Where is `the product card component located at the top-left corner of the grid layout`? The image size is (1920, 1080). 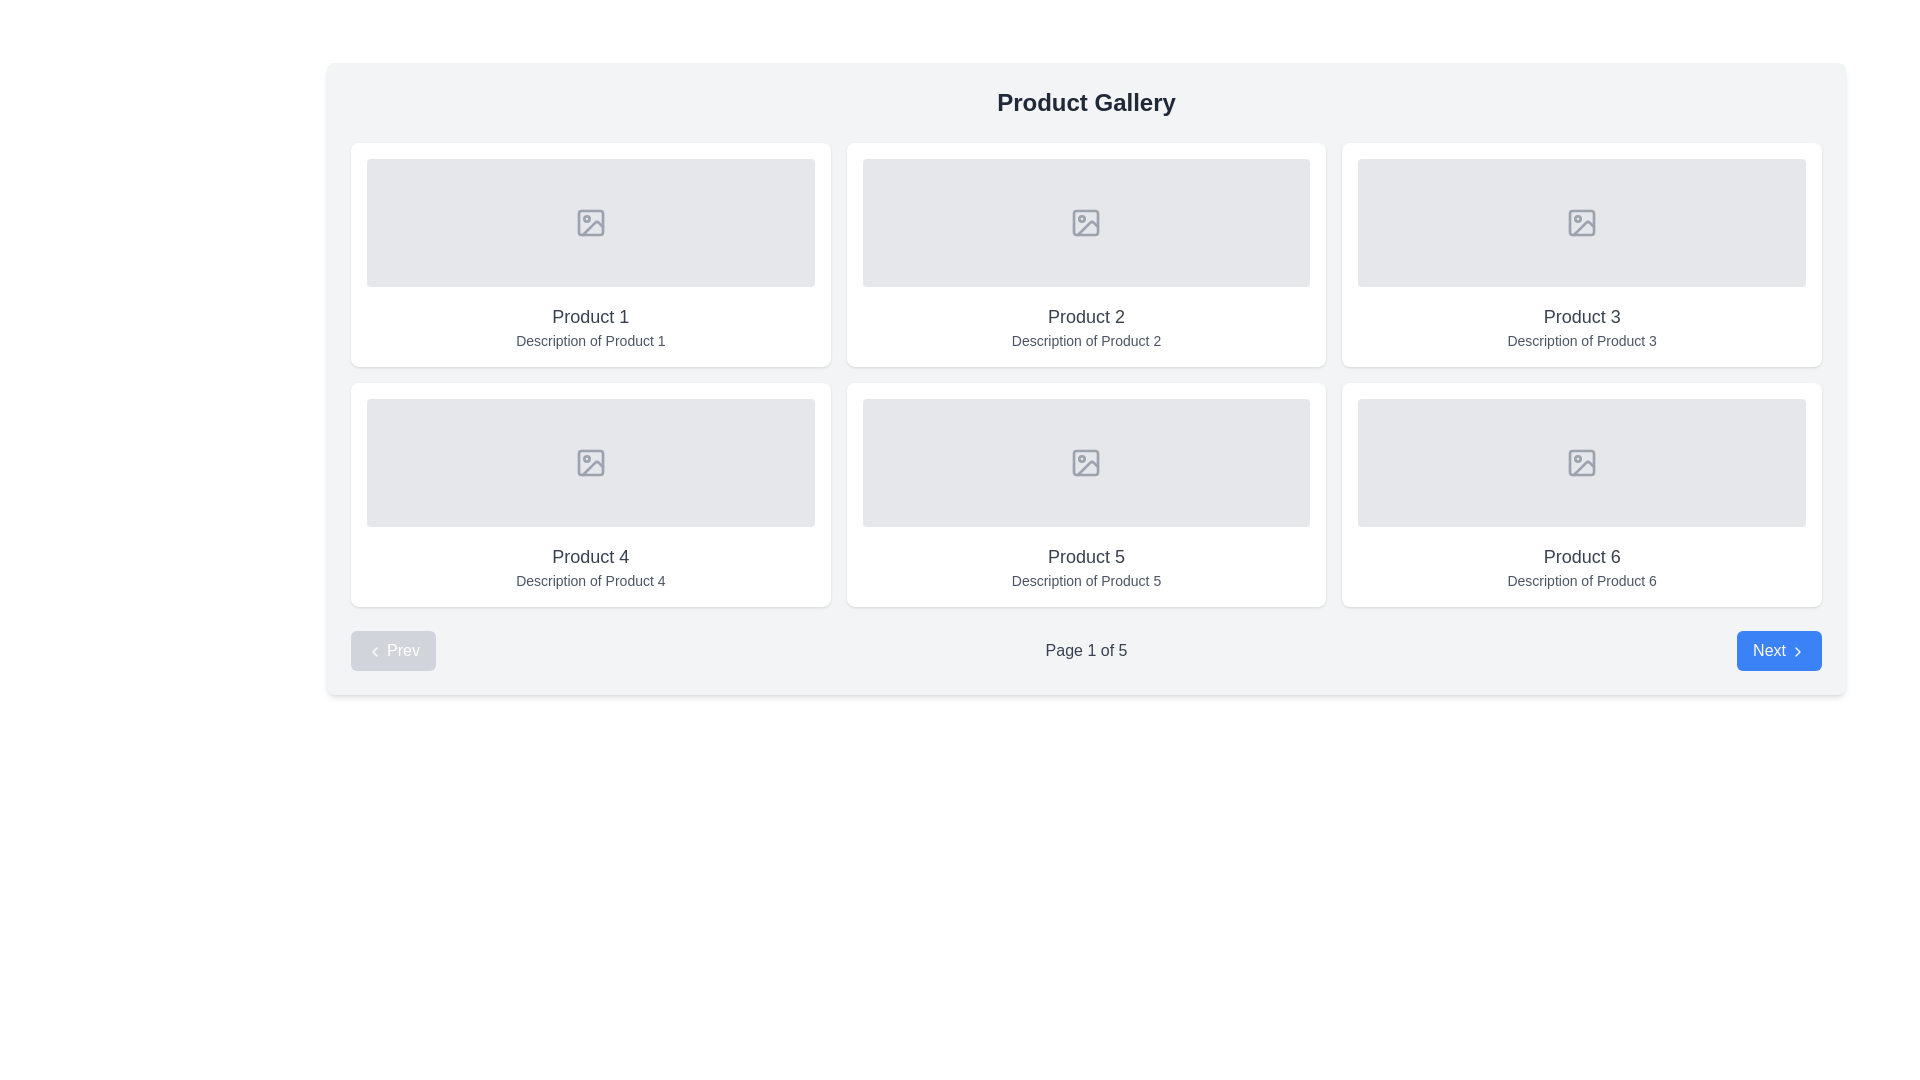
the product card component located at the top-left corner of the grid layout is located at coordinates (589, 253).